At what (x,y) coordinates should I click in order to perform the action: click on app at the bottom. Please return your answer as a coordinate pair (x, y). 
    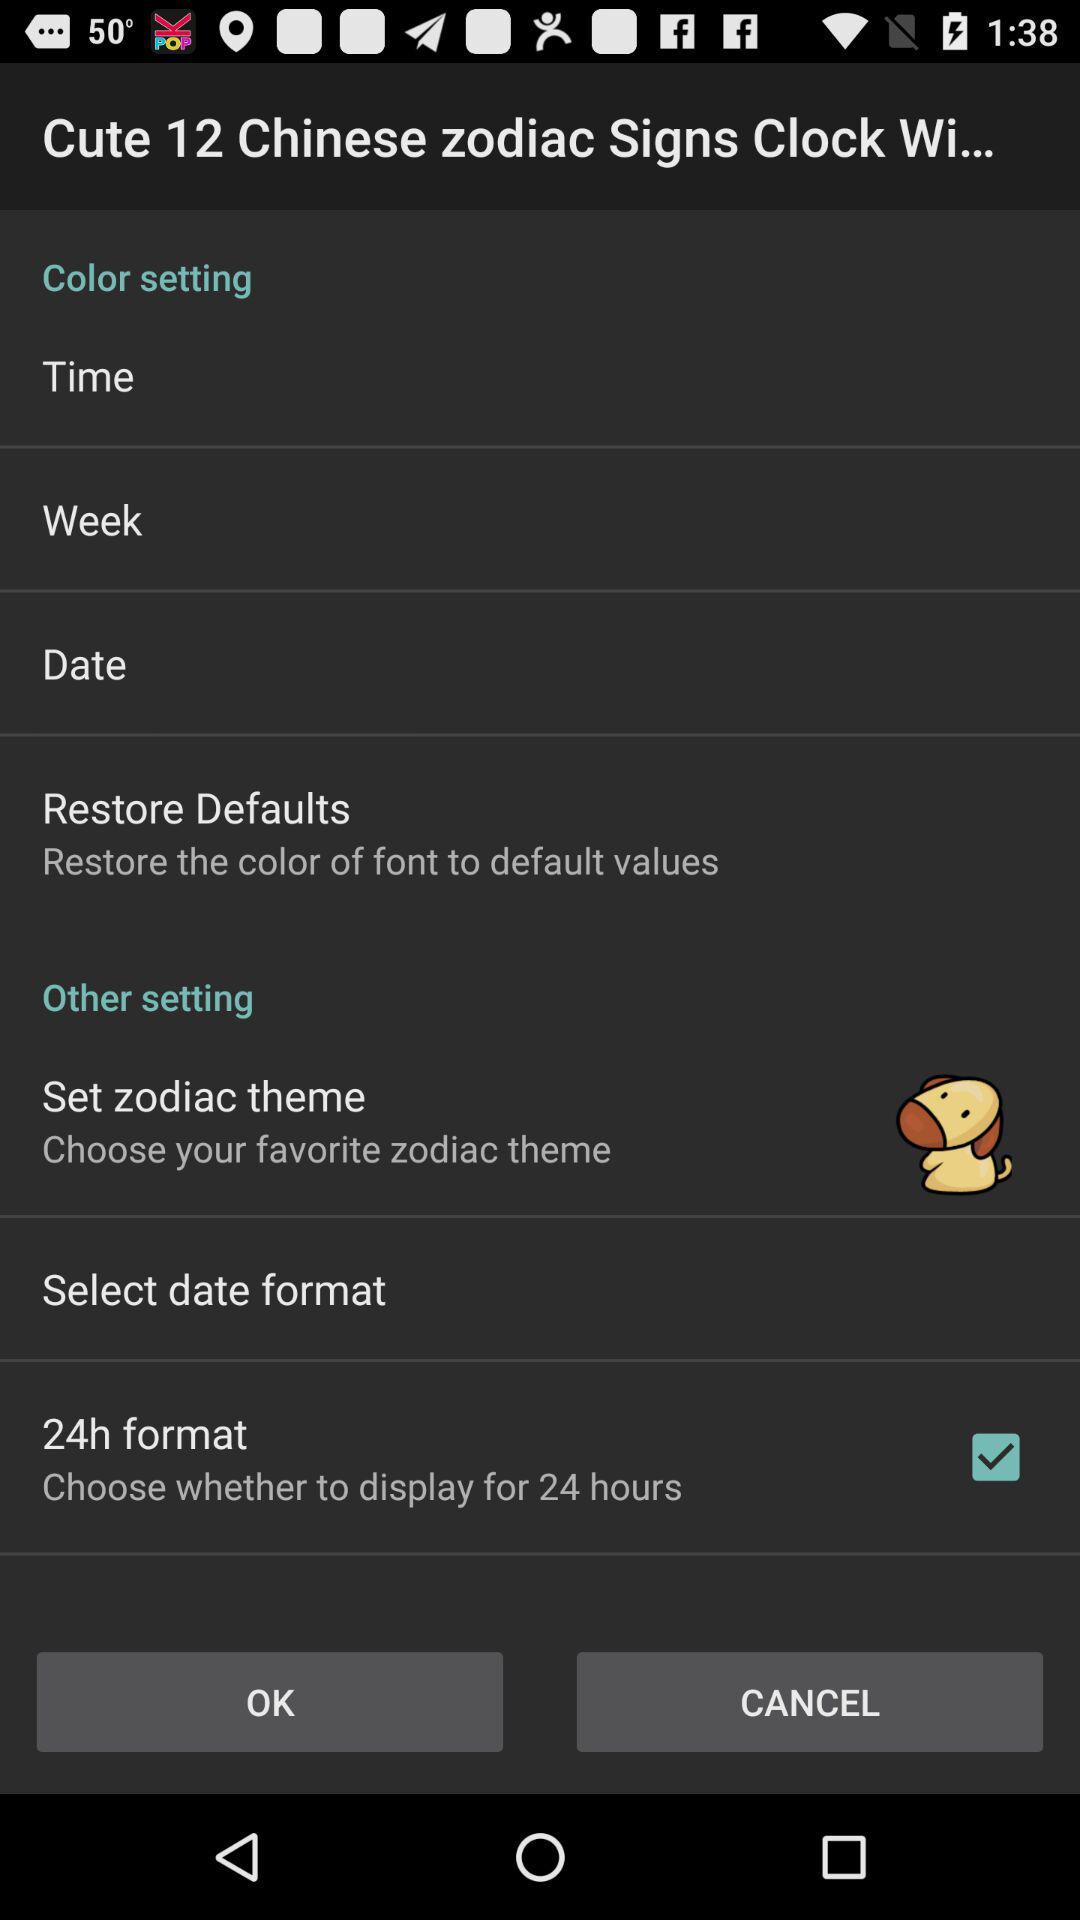
    Looking at the image, I should click on (362, 1485).